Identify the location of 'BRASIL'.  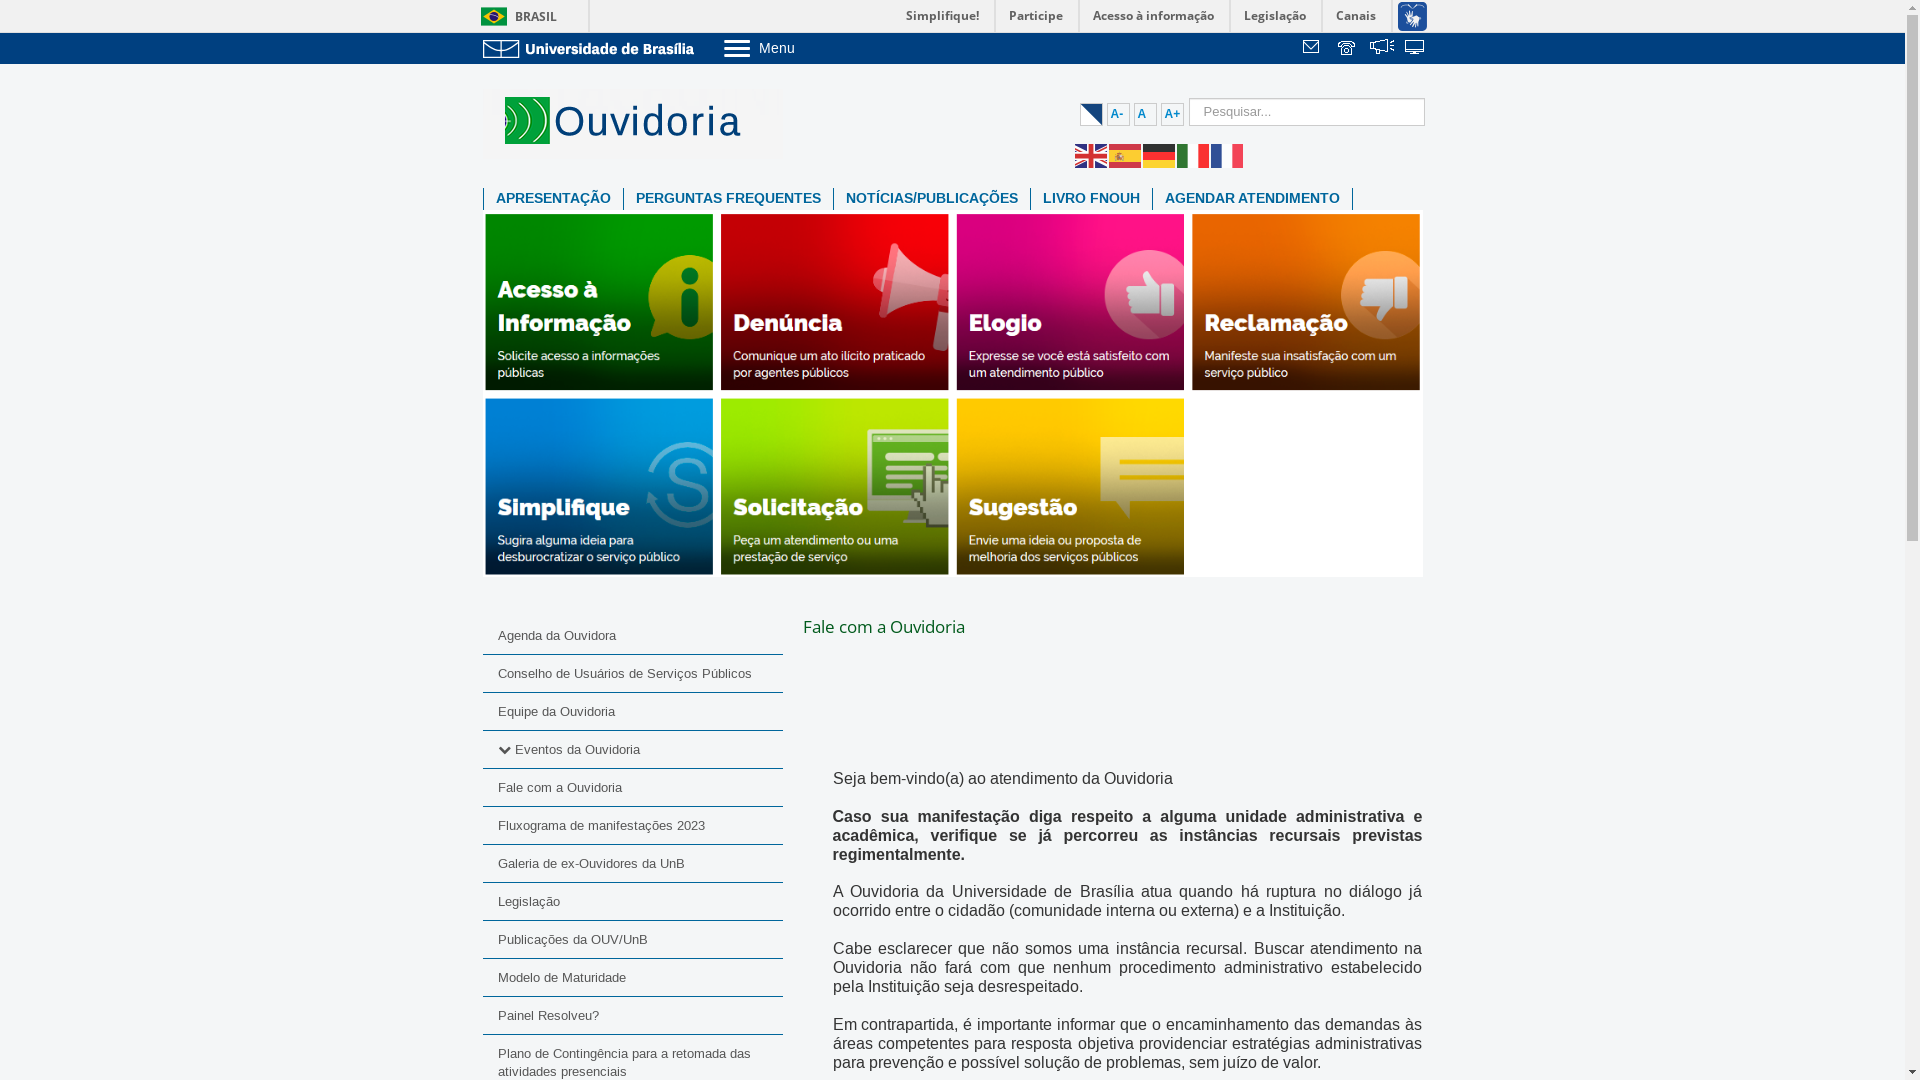
(514, 16).